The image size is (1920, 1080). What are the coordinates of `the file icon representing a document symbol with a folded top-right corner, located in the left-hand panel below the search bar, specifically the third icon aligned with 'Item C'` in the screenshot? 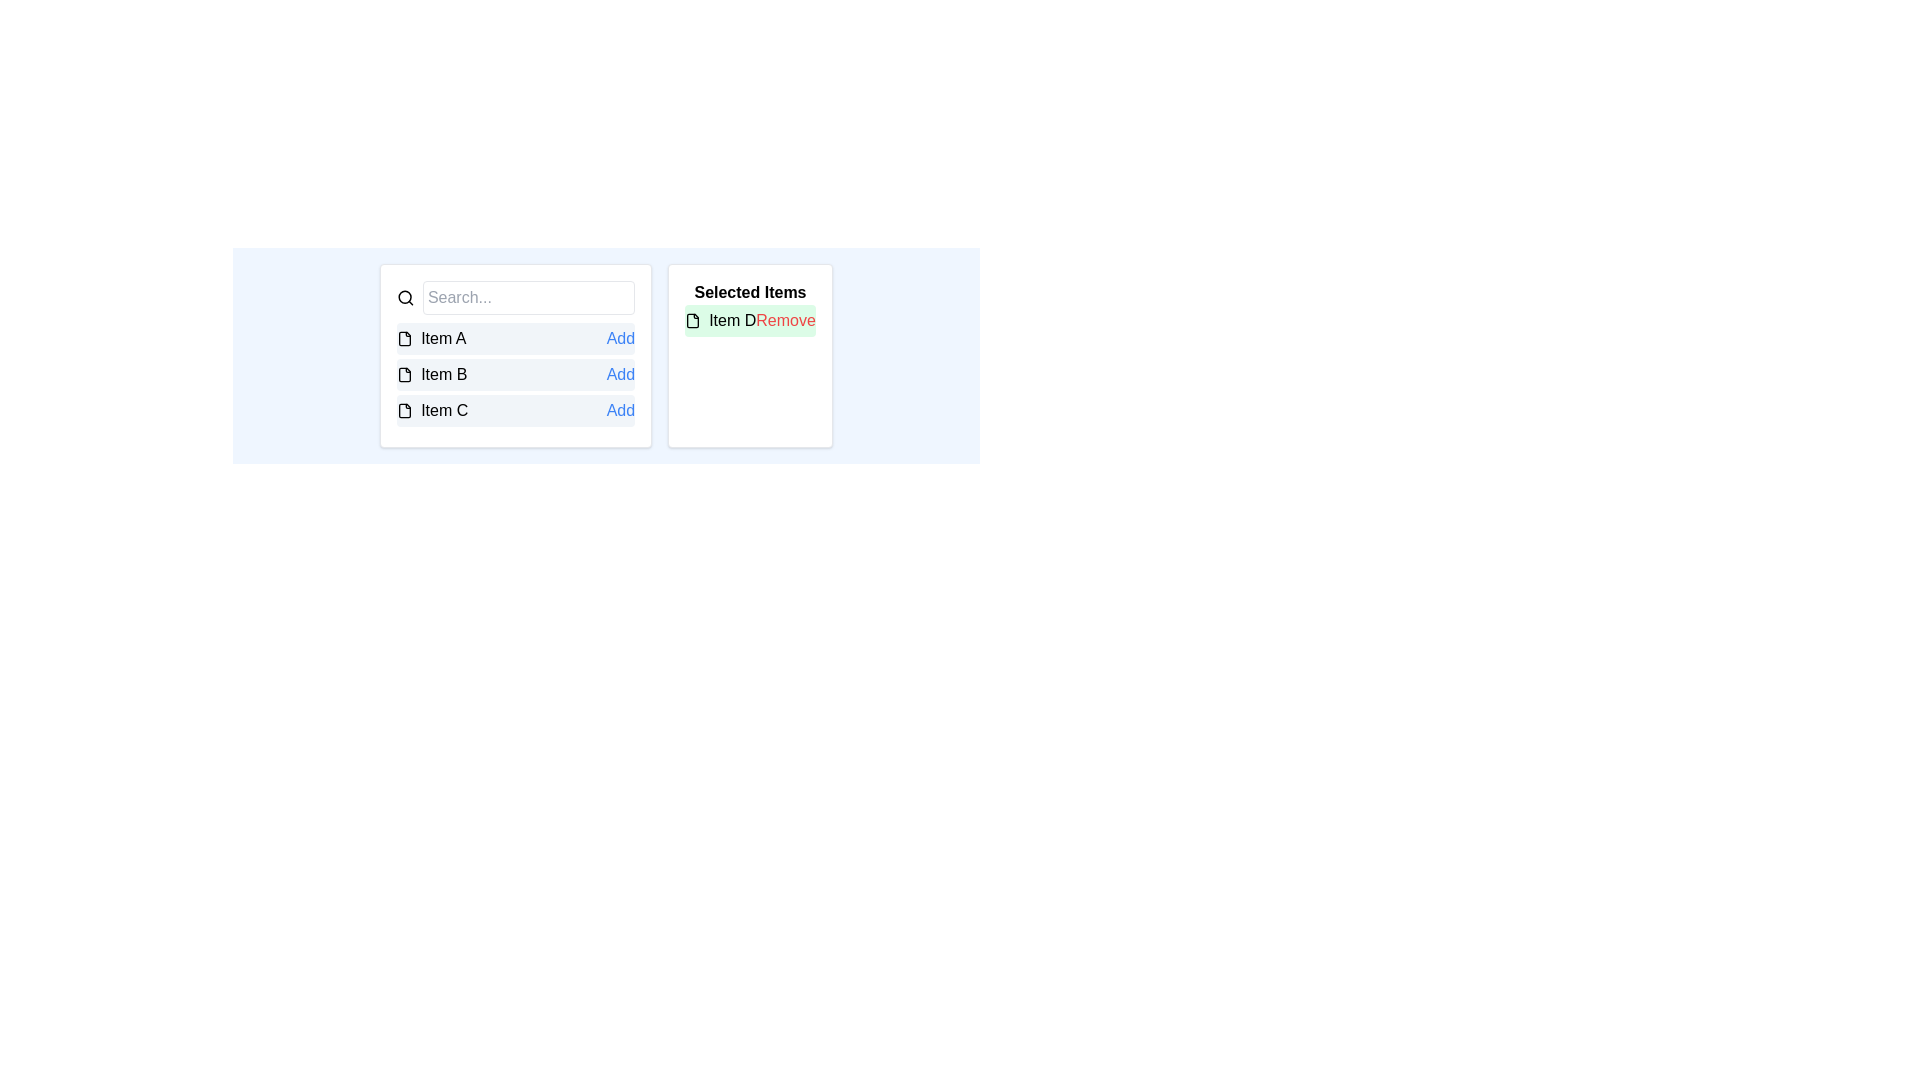 It's located at (404, 410).